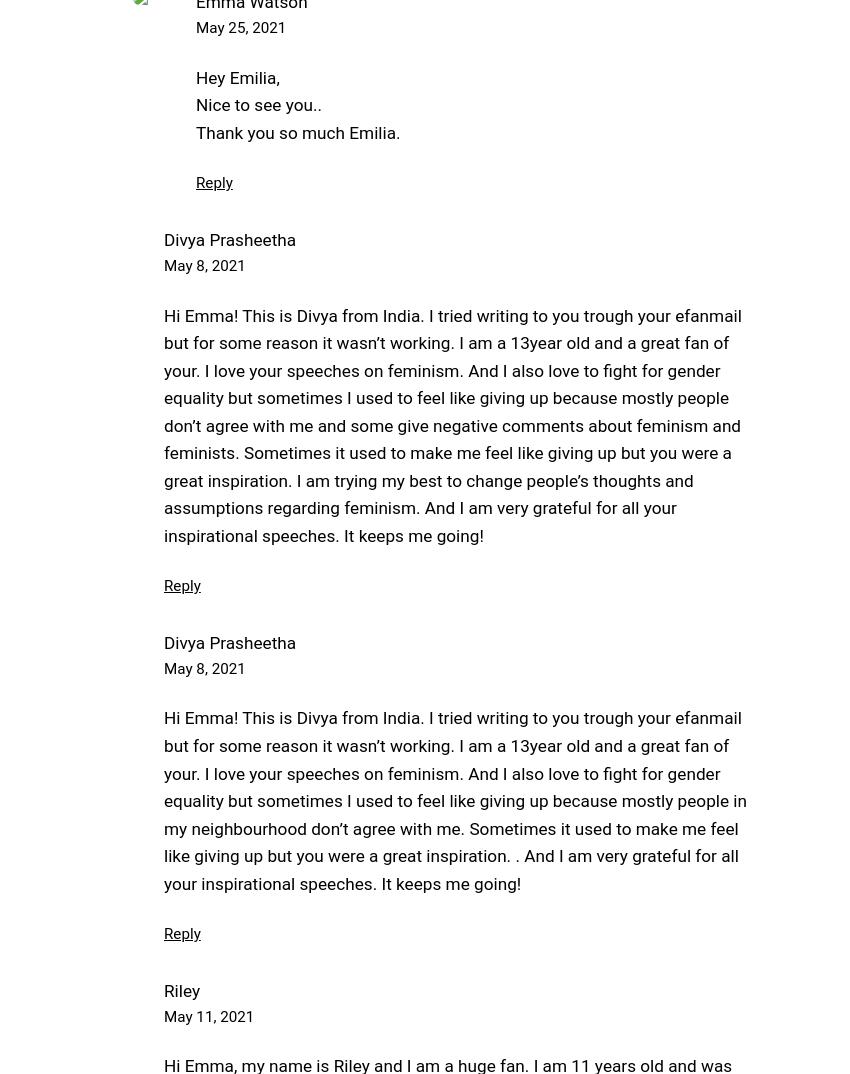 Image resolution: width=850 pixels, height=1074 pixels. I want to click on 'May 11, 2021', so click(208, 1015).